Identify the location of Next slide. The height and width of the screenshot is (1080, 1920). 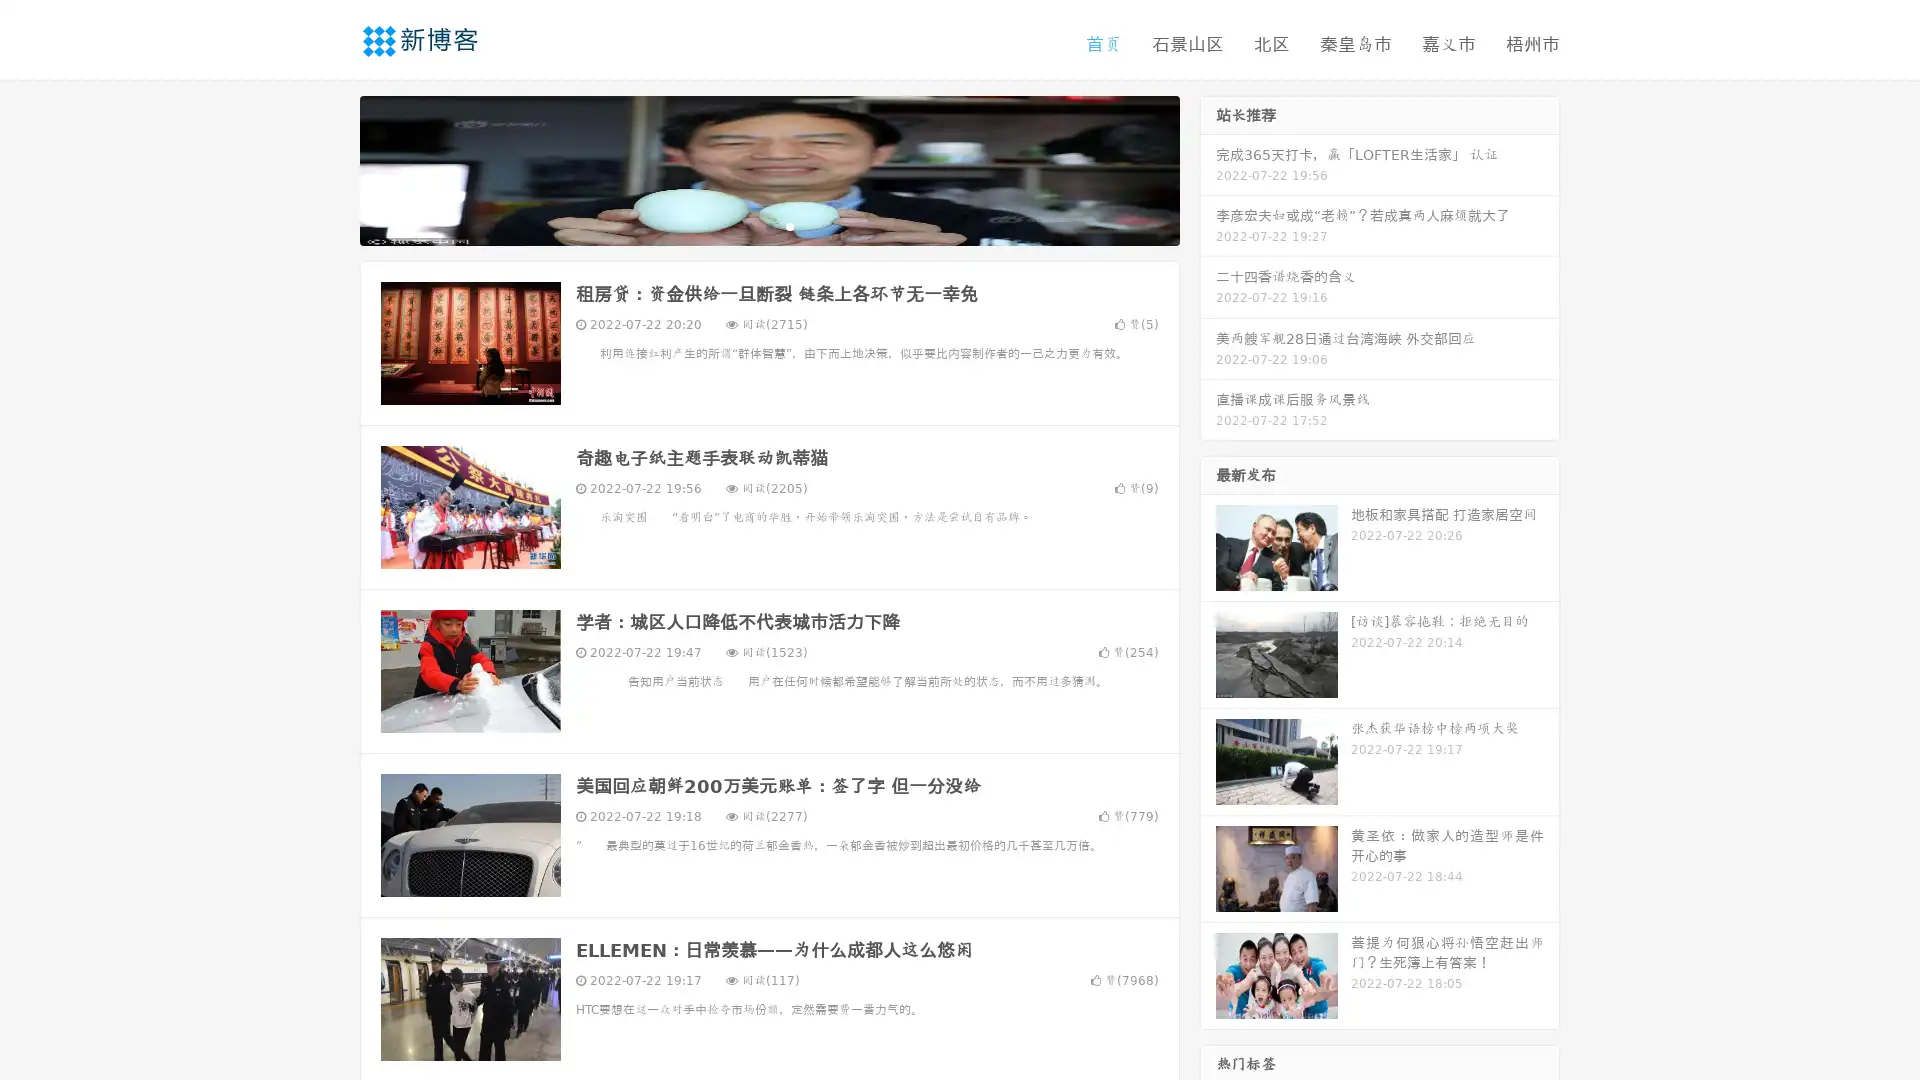
(1208, 168).